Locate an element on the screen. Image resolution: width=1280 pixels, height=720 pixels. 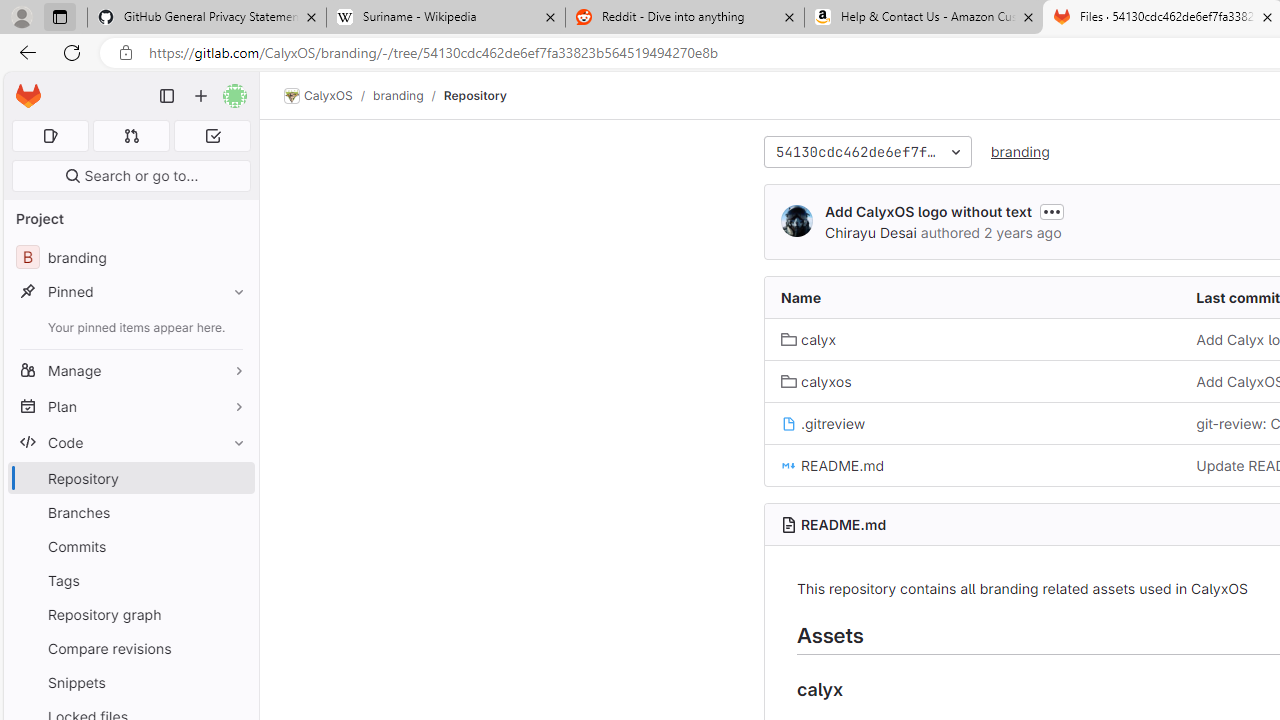
'CalyxOS/' is located at coordinates (328, 96).